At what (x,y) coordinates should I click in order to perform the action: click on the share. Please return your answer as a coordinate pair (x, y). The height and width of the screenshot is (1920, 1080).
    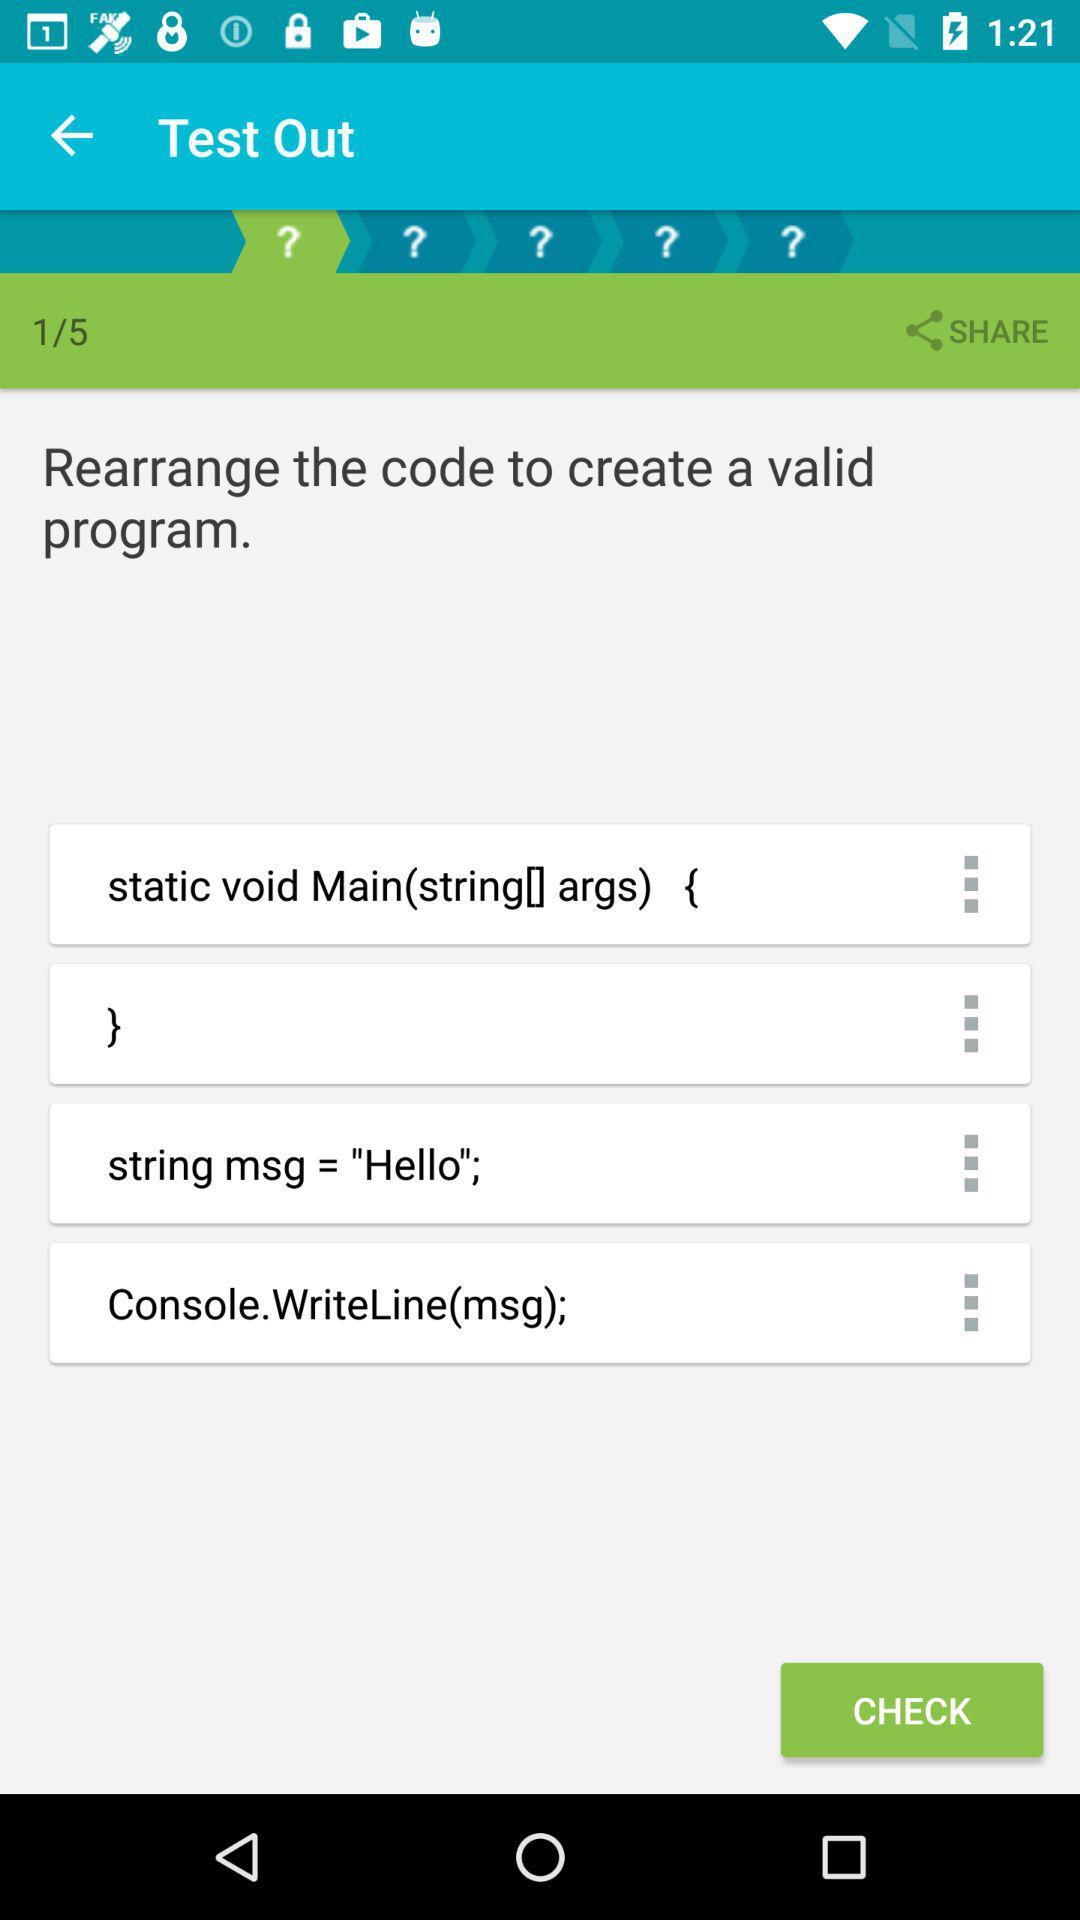
    Looking at the image, I should click on (973, 330).